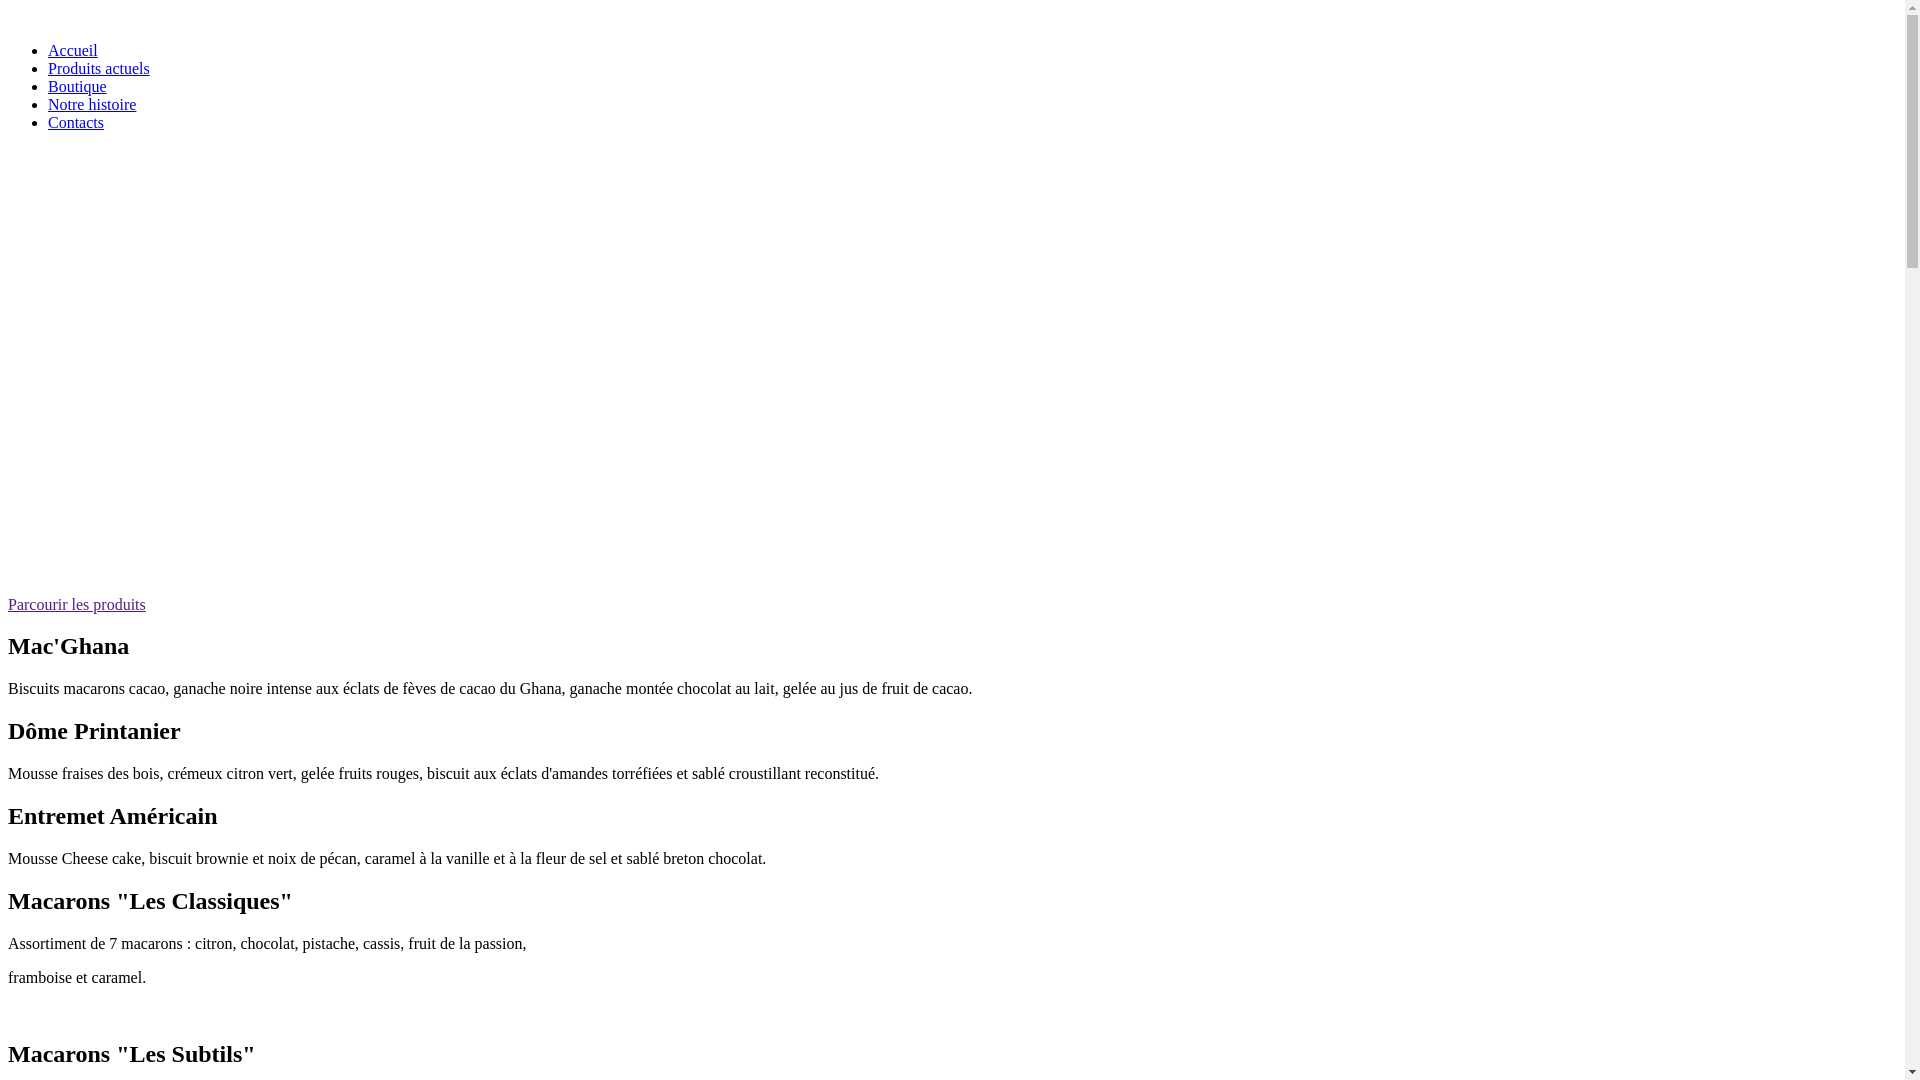  What do you see at coordinates (48, 85) in the screenshot?
I see `'Boutique'` at bounding box center [48, 85].